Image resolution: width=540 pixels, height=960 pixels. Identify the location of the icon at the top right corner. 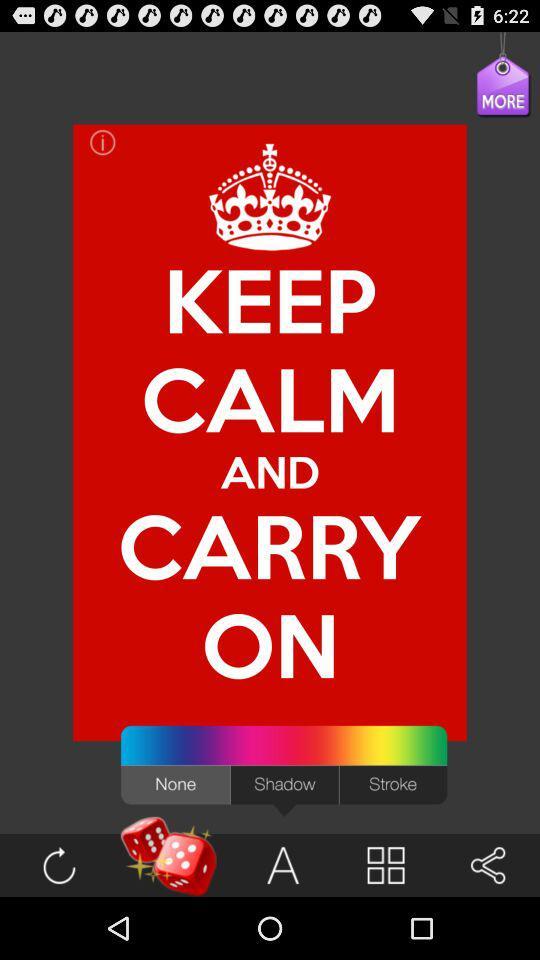
(486, 97).